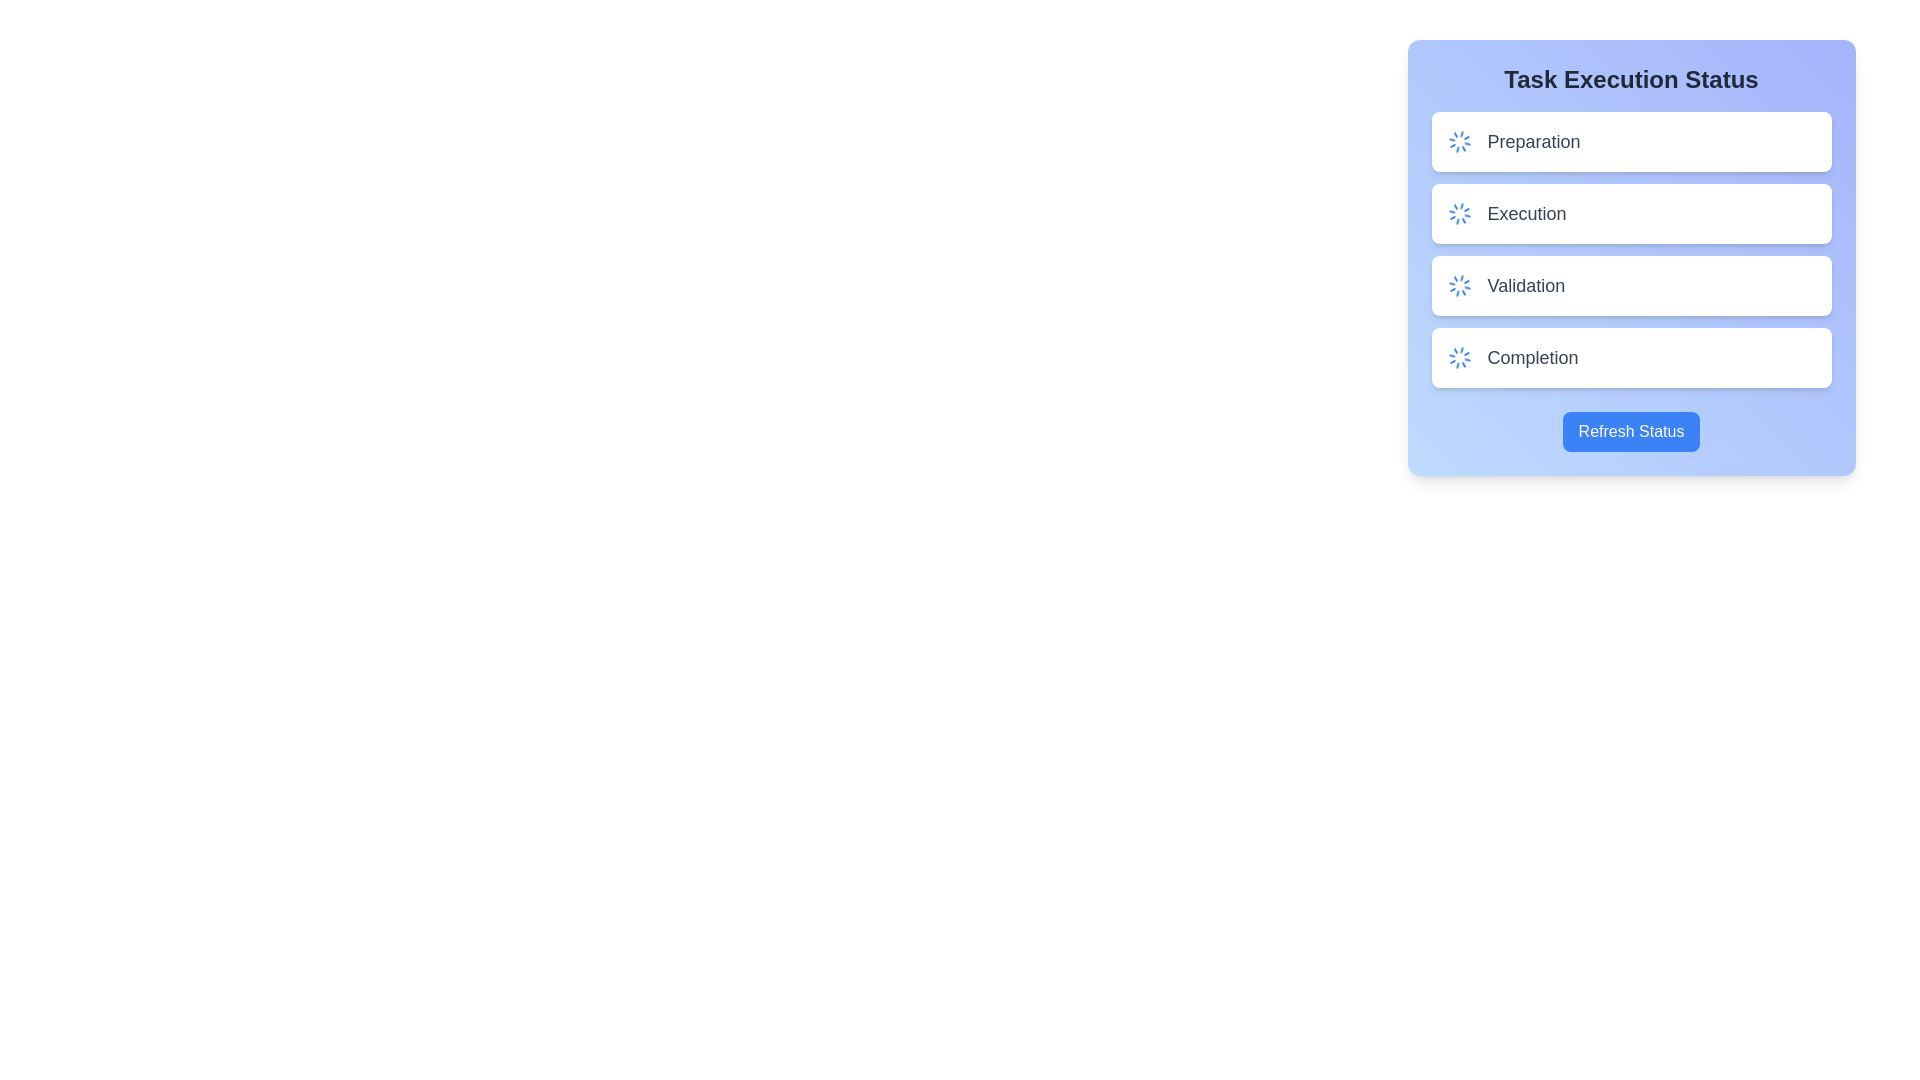  What do you see at coordinates (1631, 141) in the screenshot?
I see `the 'Preparation' step card in the task execution status list` at bounding box center [1631, 141].